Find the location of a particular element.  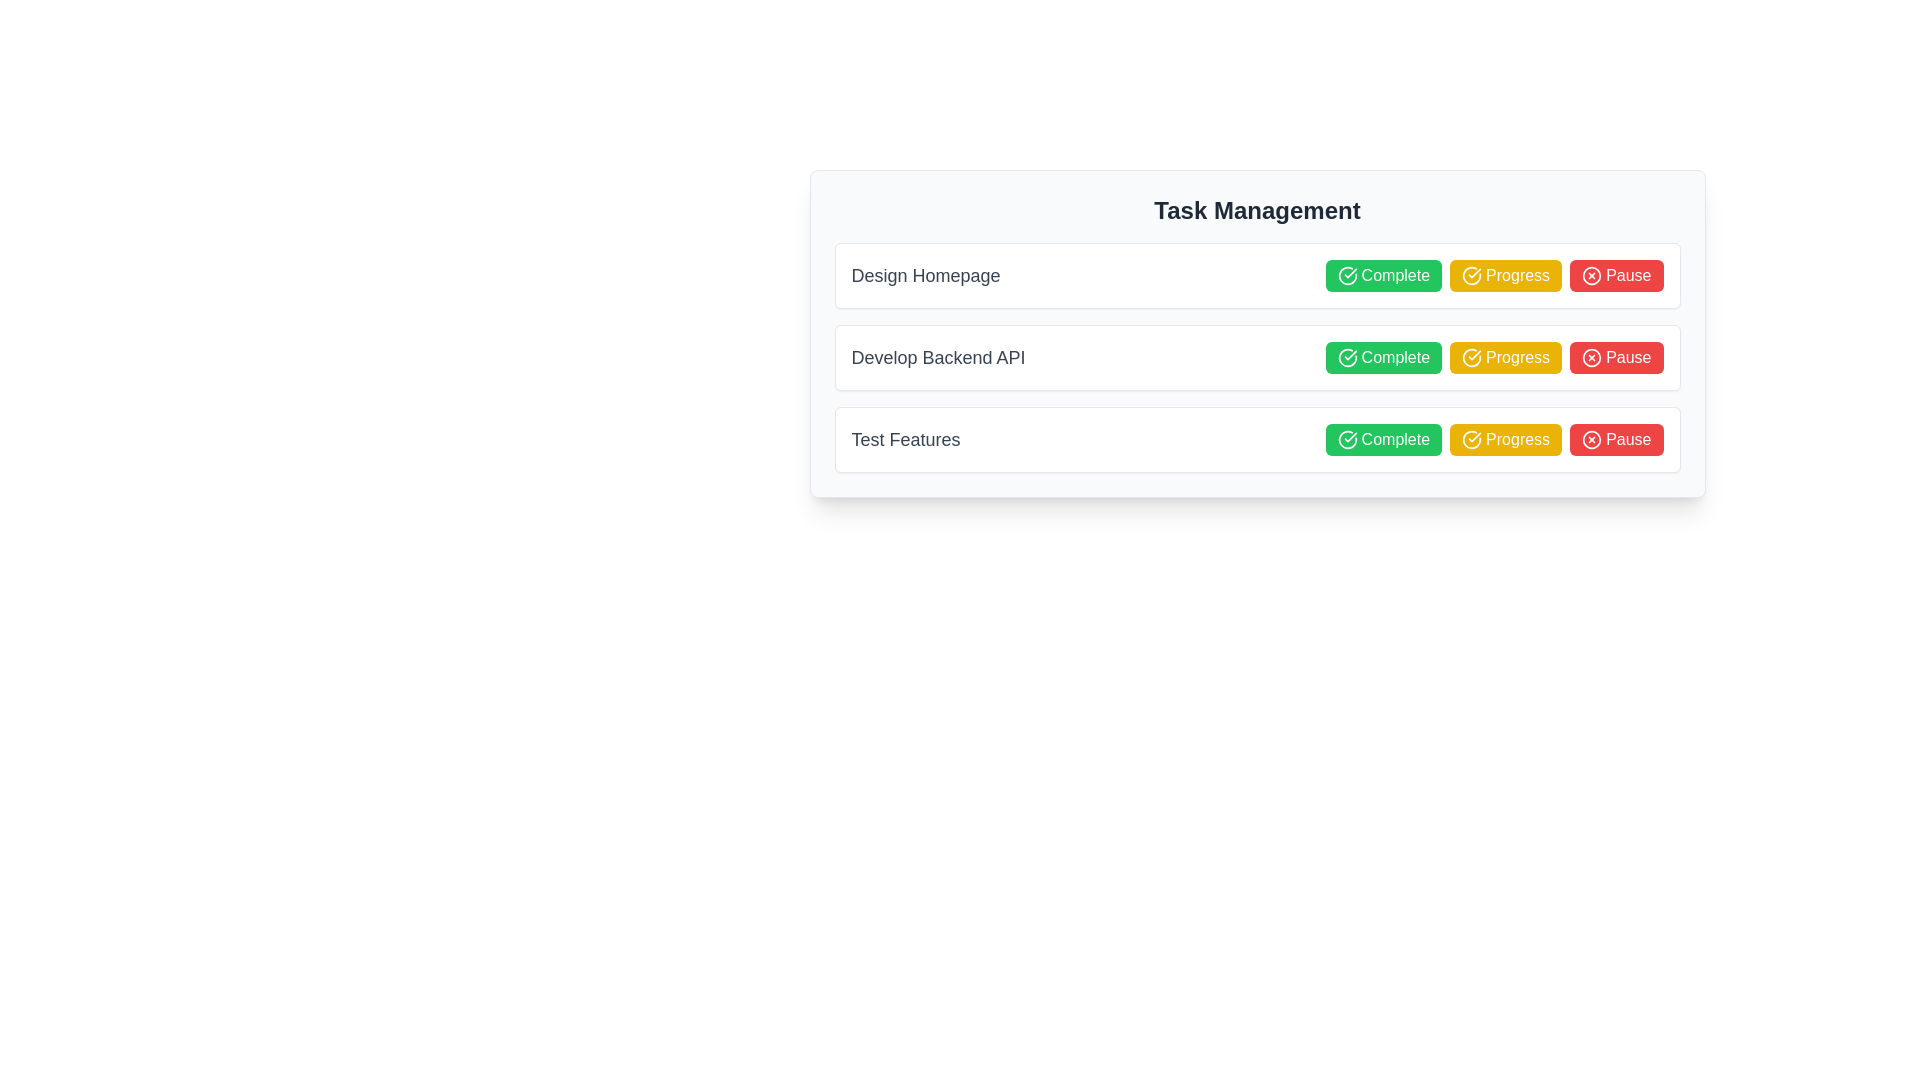

the second task item in the 'Task Management' section is located at coordinates (1256, 357).